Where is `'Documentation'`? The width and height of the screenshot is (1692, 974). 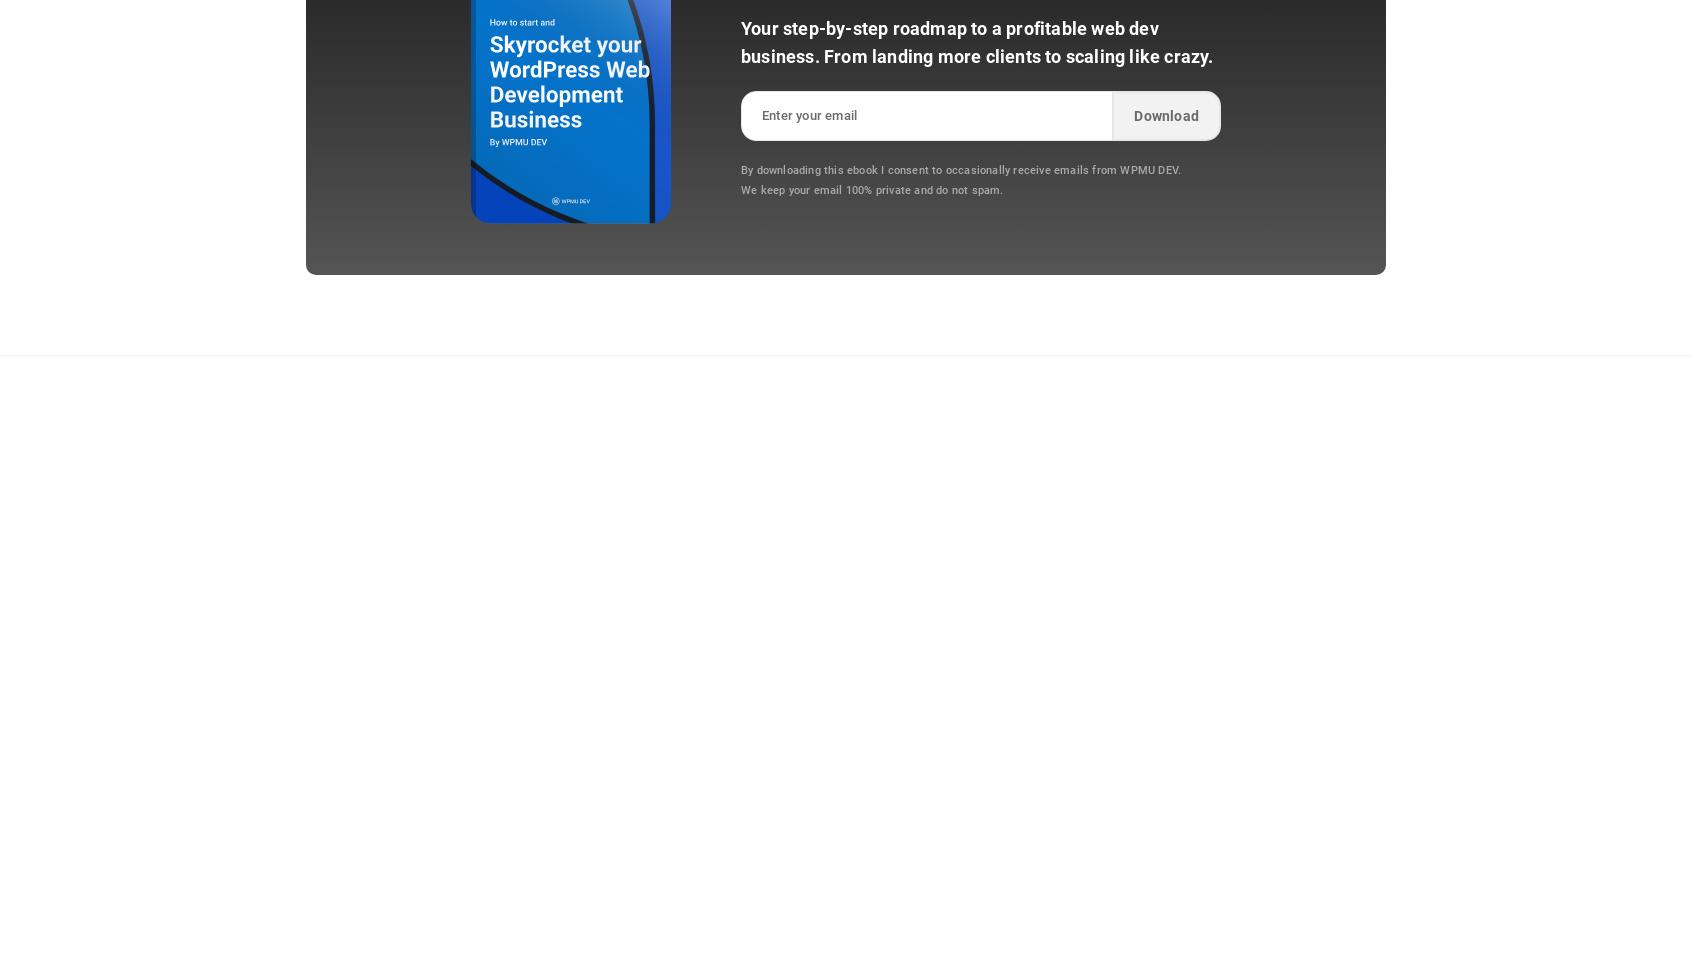 'Documentation' is located at coordinates (1095, 570).